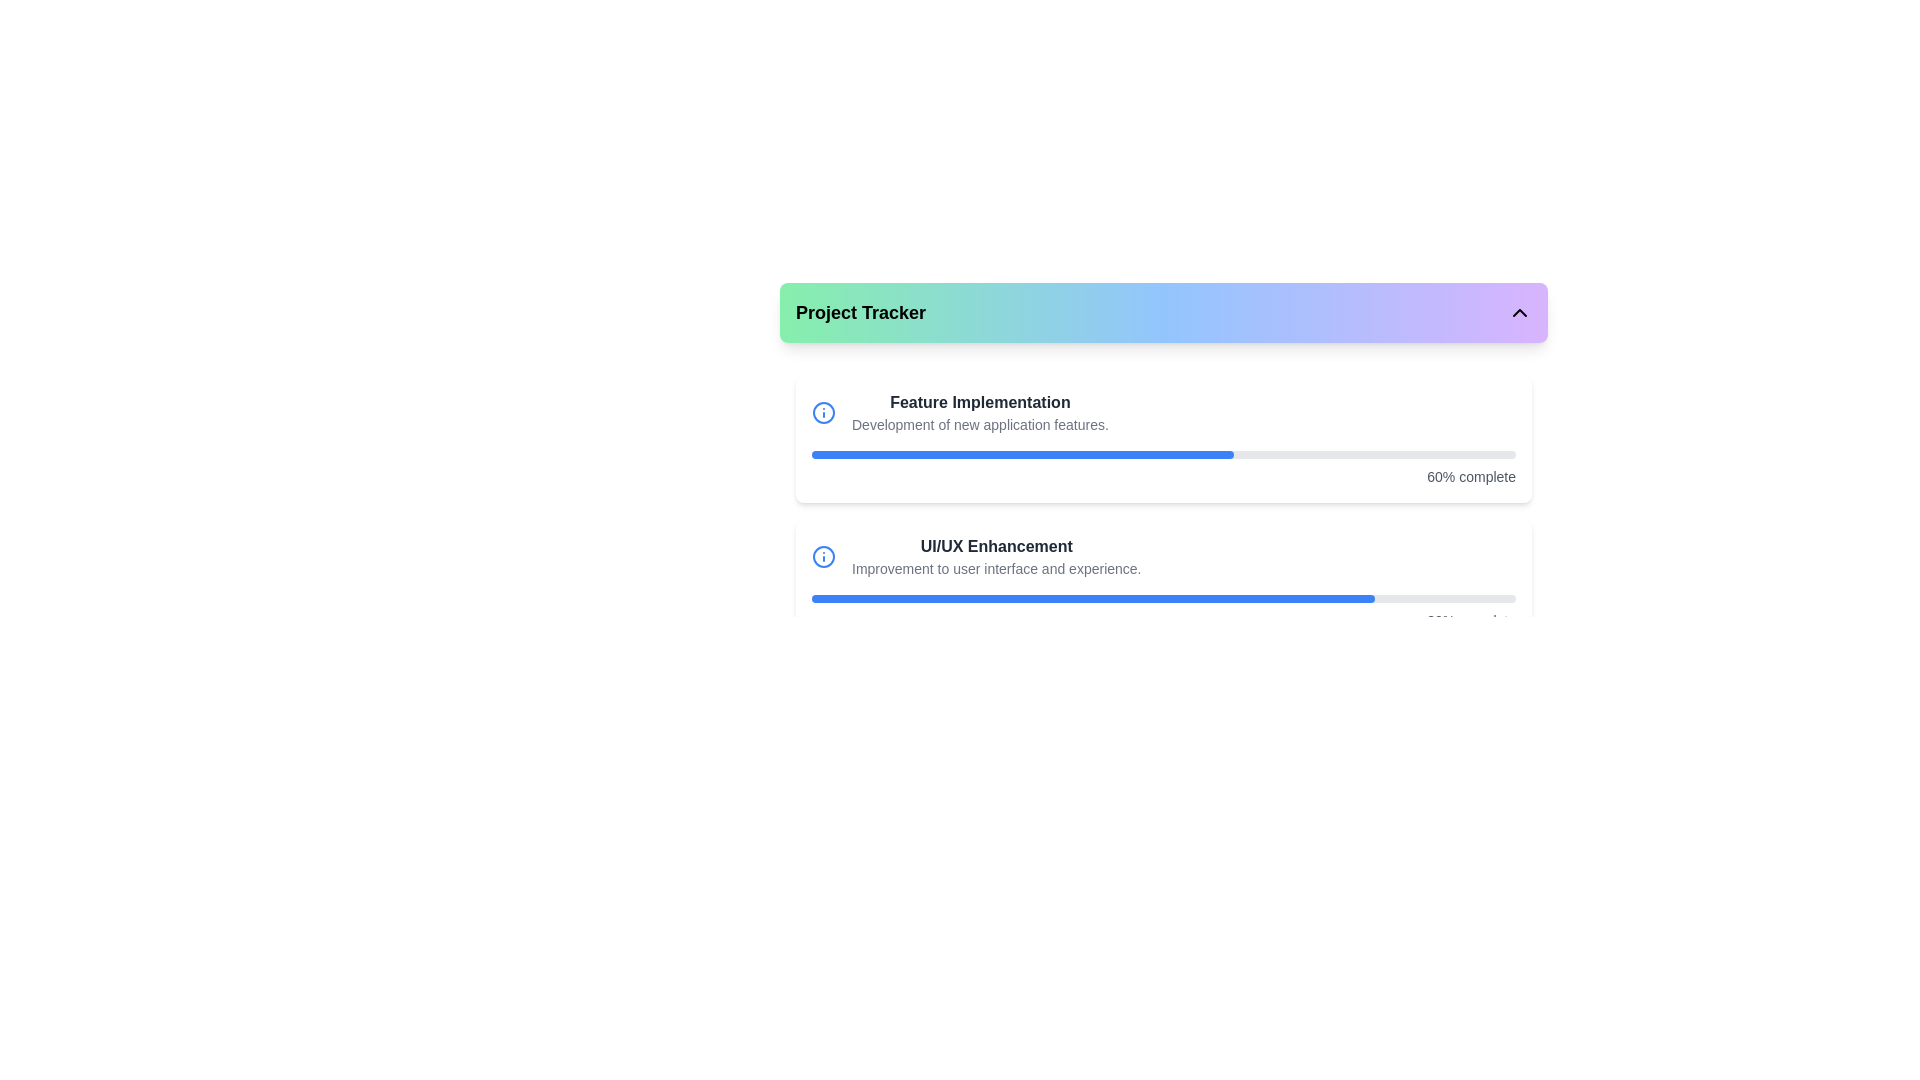 The width and height of the screenshot is (1920, 1080). I want to click on the text display titled 'Feature Implementation', so click(980, 411).